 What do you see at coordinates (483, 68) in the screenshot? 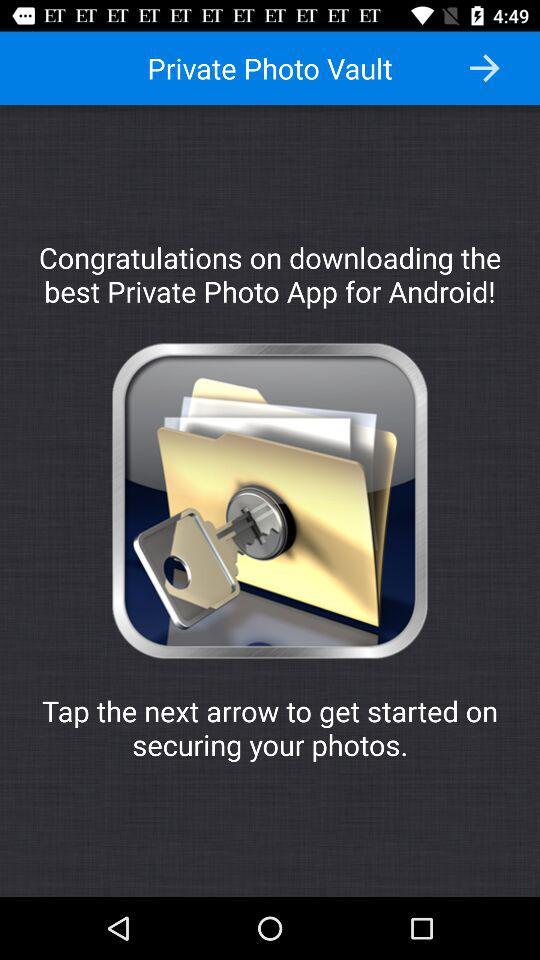
I see `the item at the top right corner` at bounding box center [483, 68].